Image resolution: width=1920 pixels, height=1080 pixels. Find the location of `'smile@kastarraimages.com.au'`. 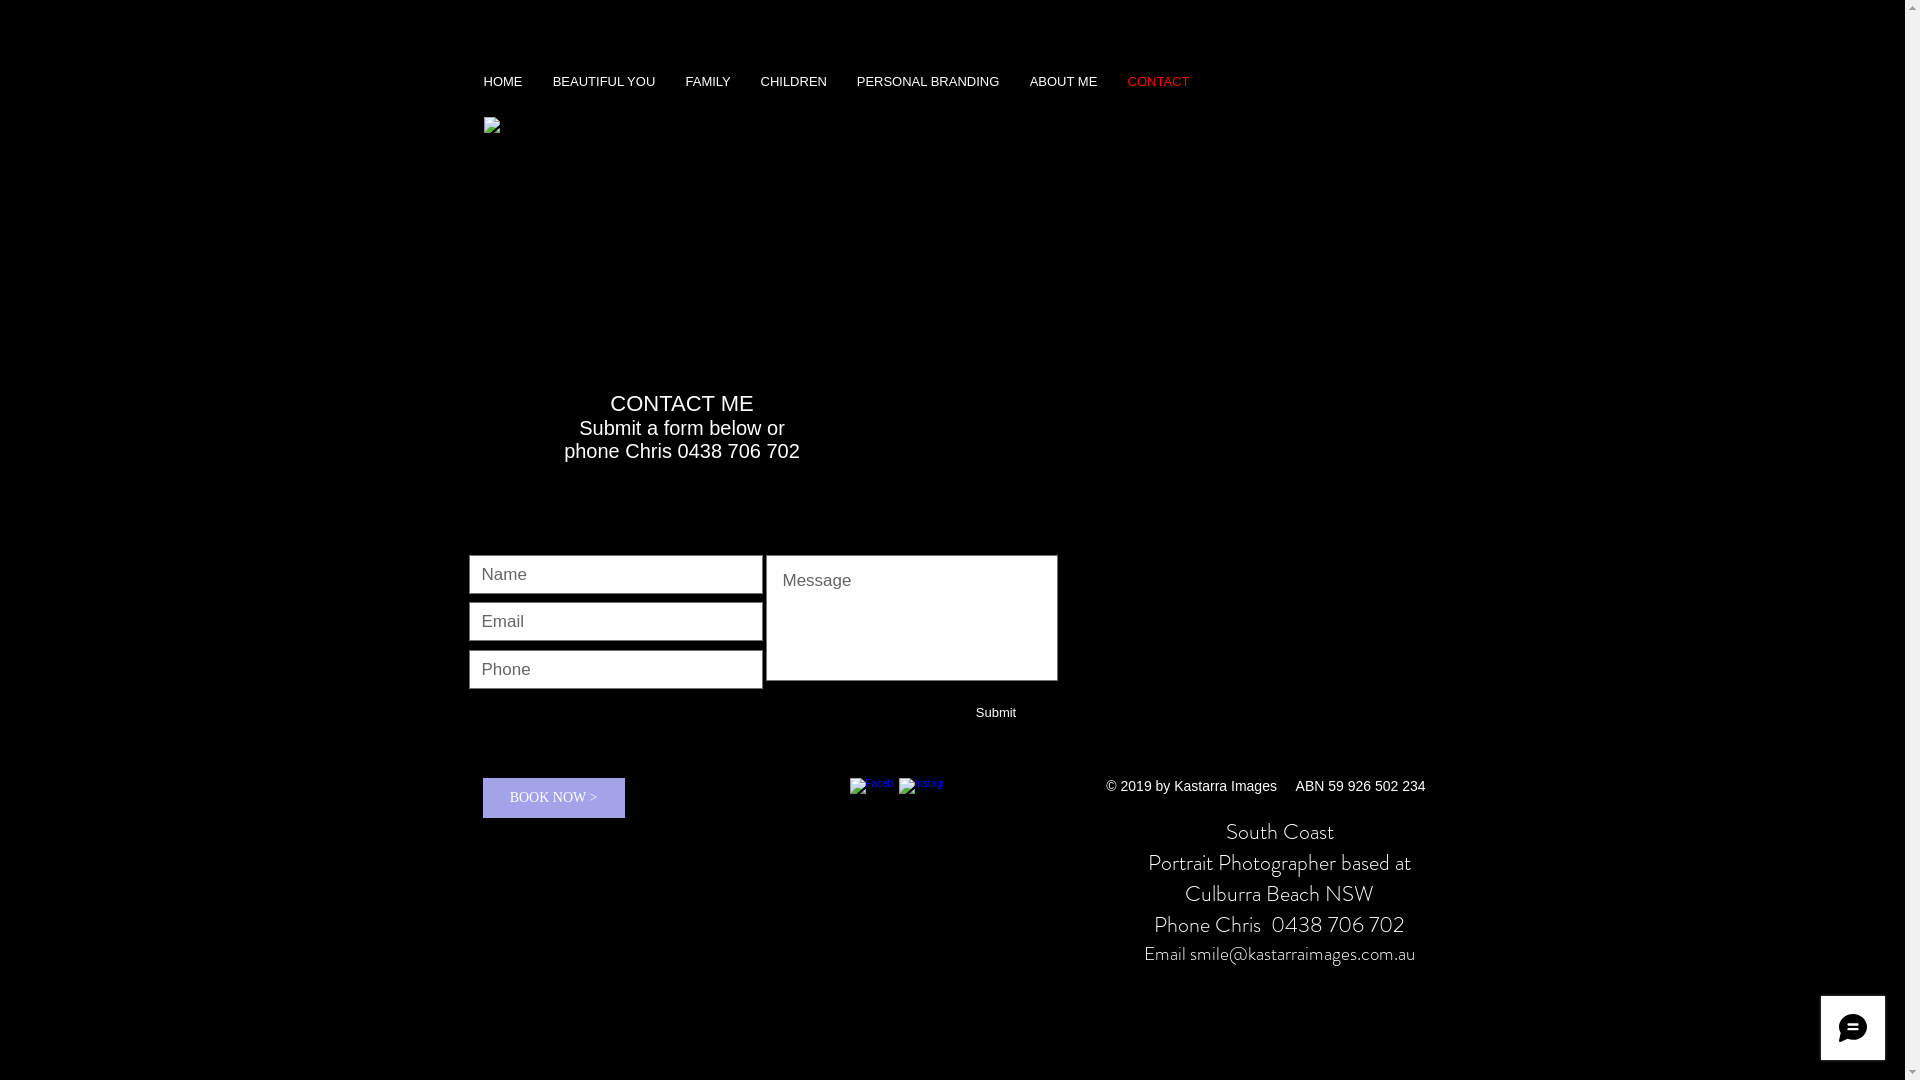

'smile@kastarraimages.com.au' is located at coordinates (1302, 952).